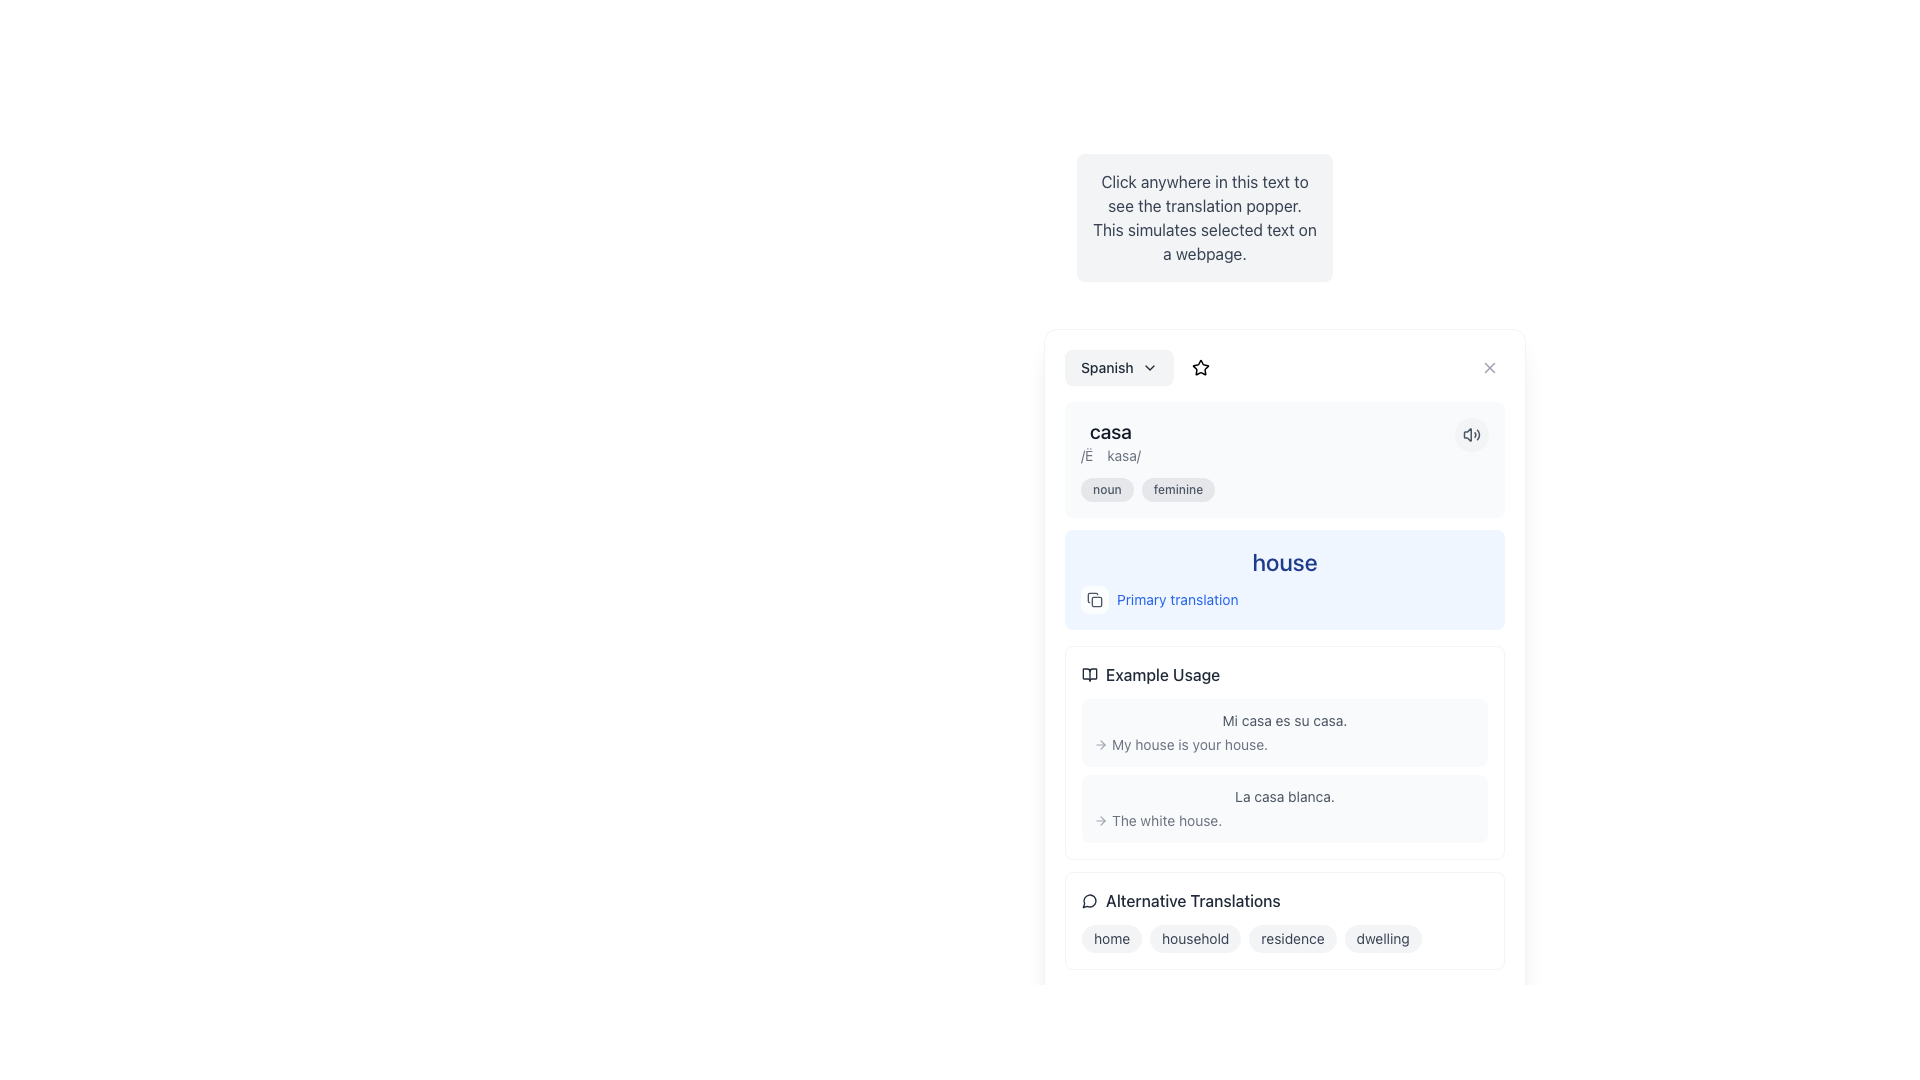  What do you see at coordinates (1285, 752) in the screenshot?
I see `the links or icons within the 'Example Usage' informational display box, which is positioned above the 'Alternative Translations' section` at bounding box center [1285, 752].